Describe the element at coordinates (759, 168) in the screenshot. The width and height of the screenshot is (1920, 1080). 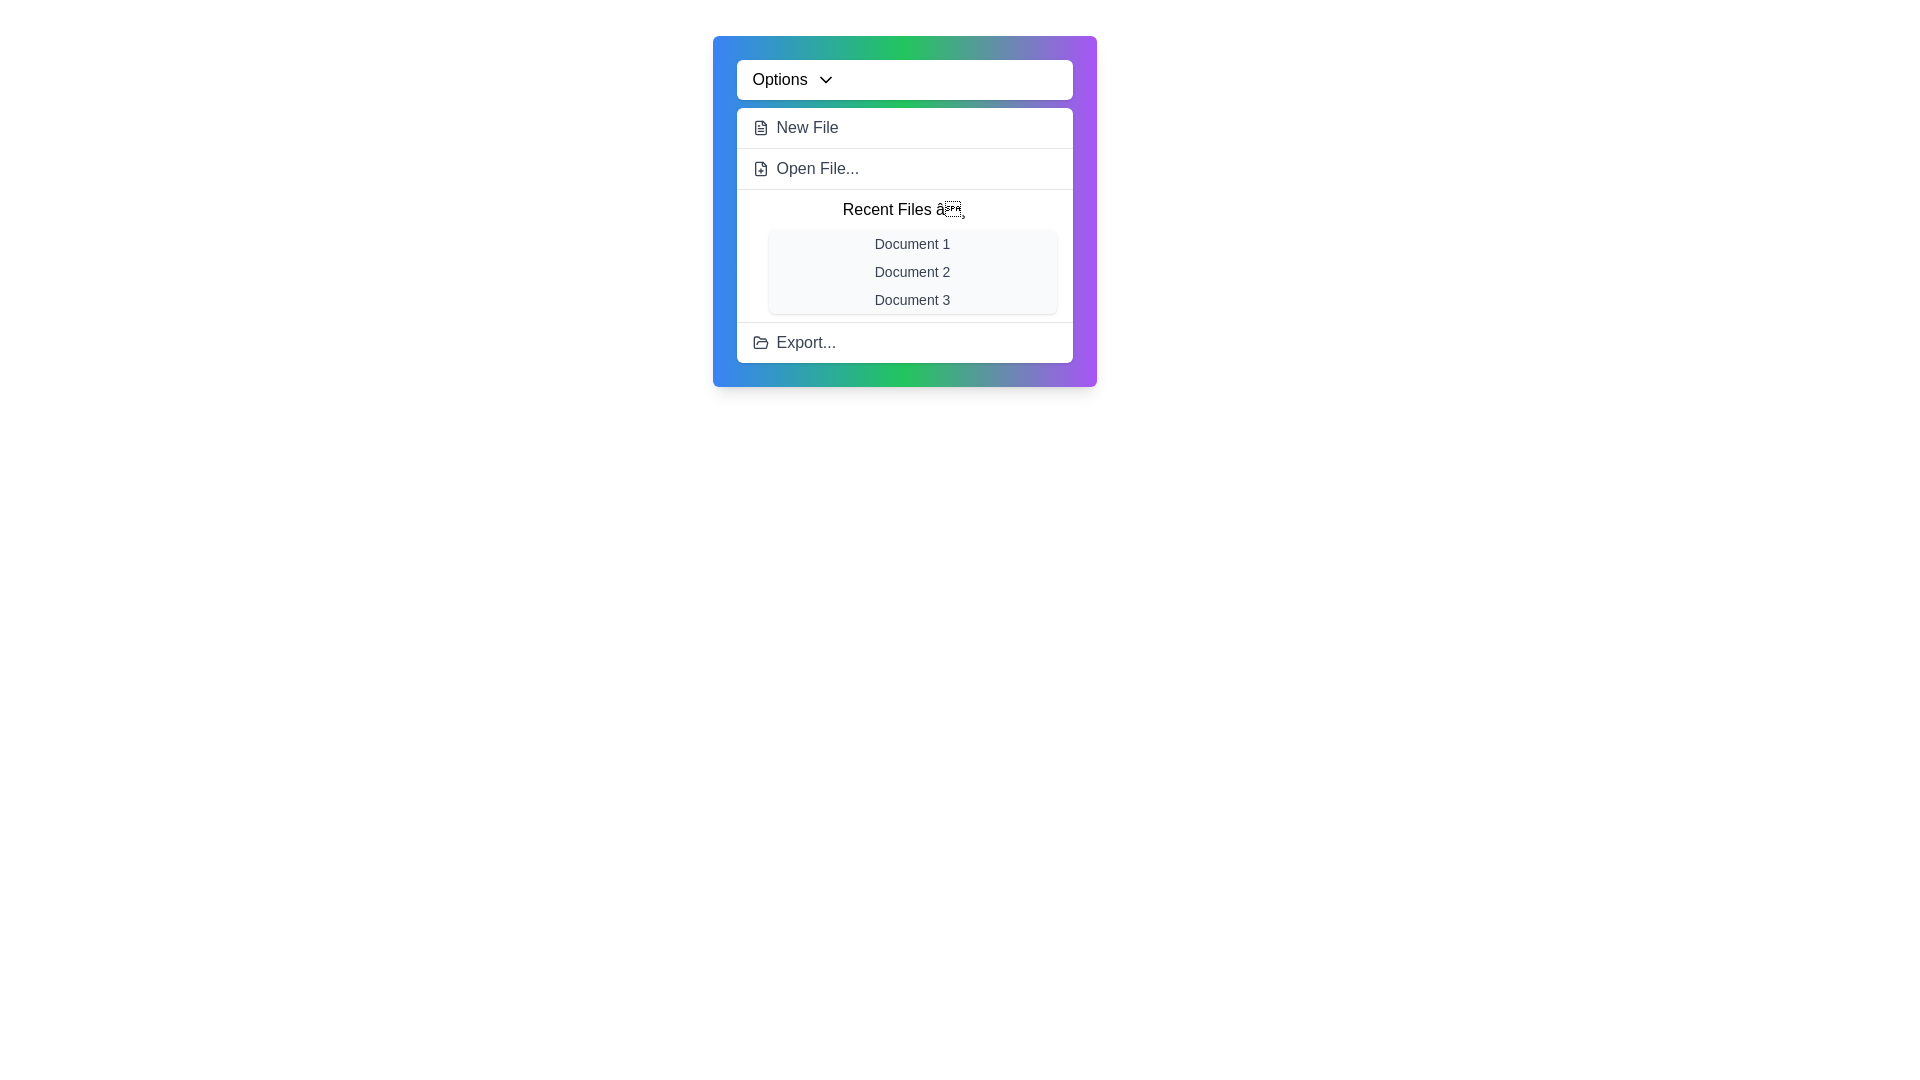
I see `the icon representing the action of opening a file, located to the left of the labeled menu item 'Open File...' in the second menu item of the vertical menu panel` at that location.